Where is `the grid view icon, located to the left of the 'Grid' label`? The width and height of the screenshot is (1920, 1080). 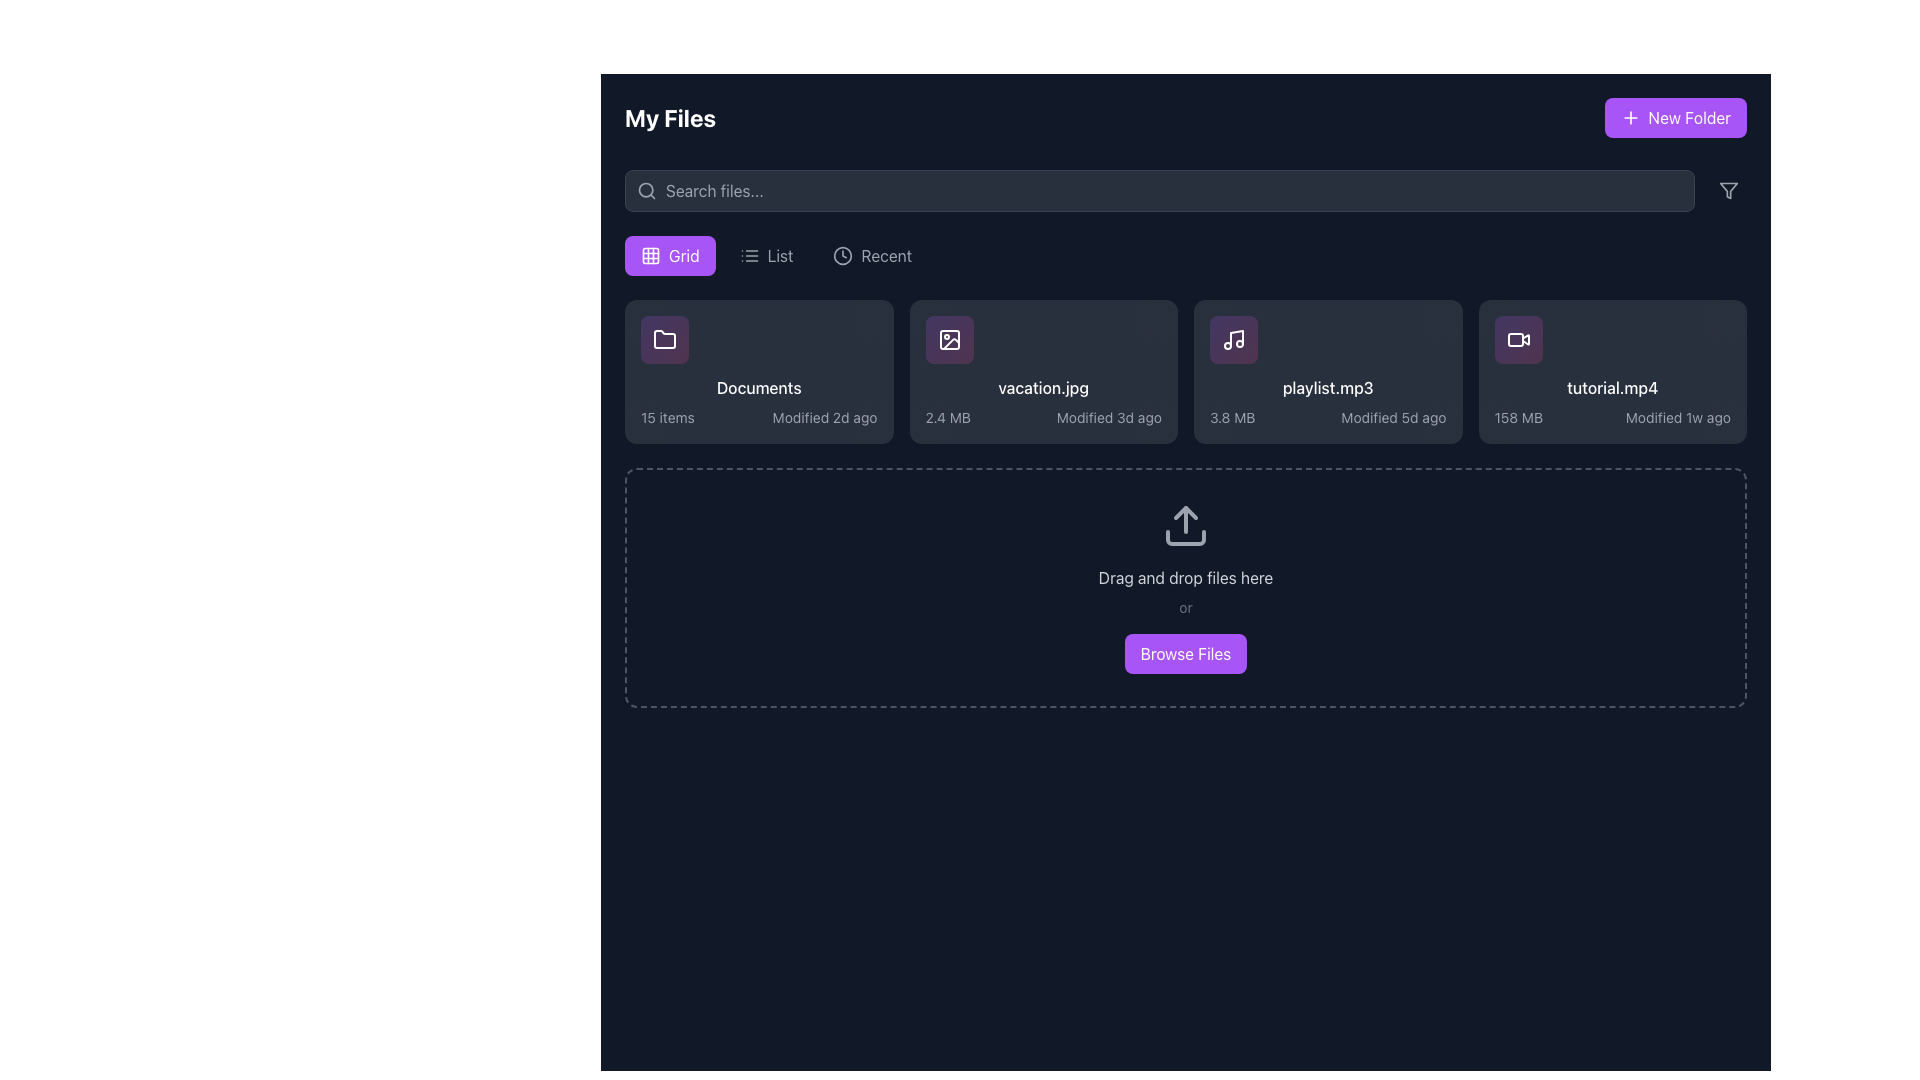 the grid view icon, located to the left of the 'Grid' label is located at coordinates (651, 254).